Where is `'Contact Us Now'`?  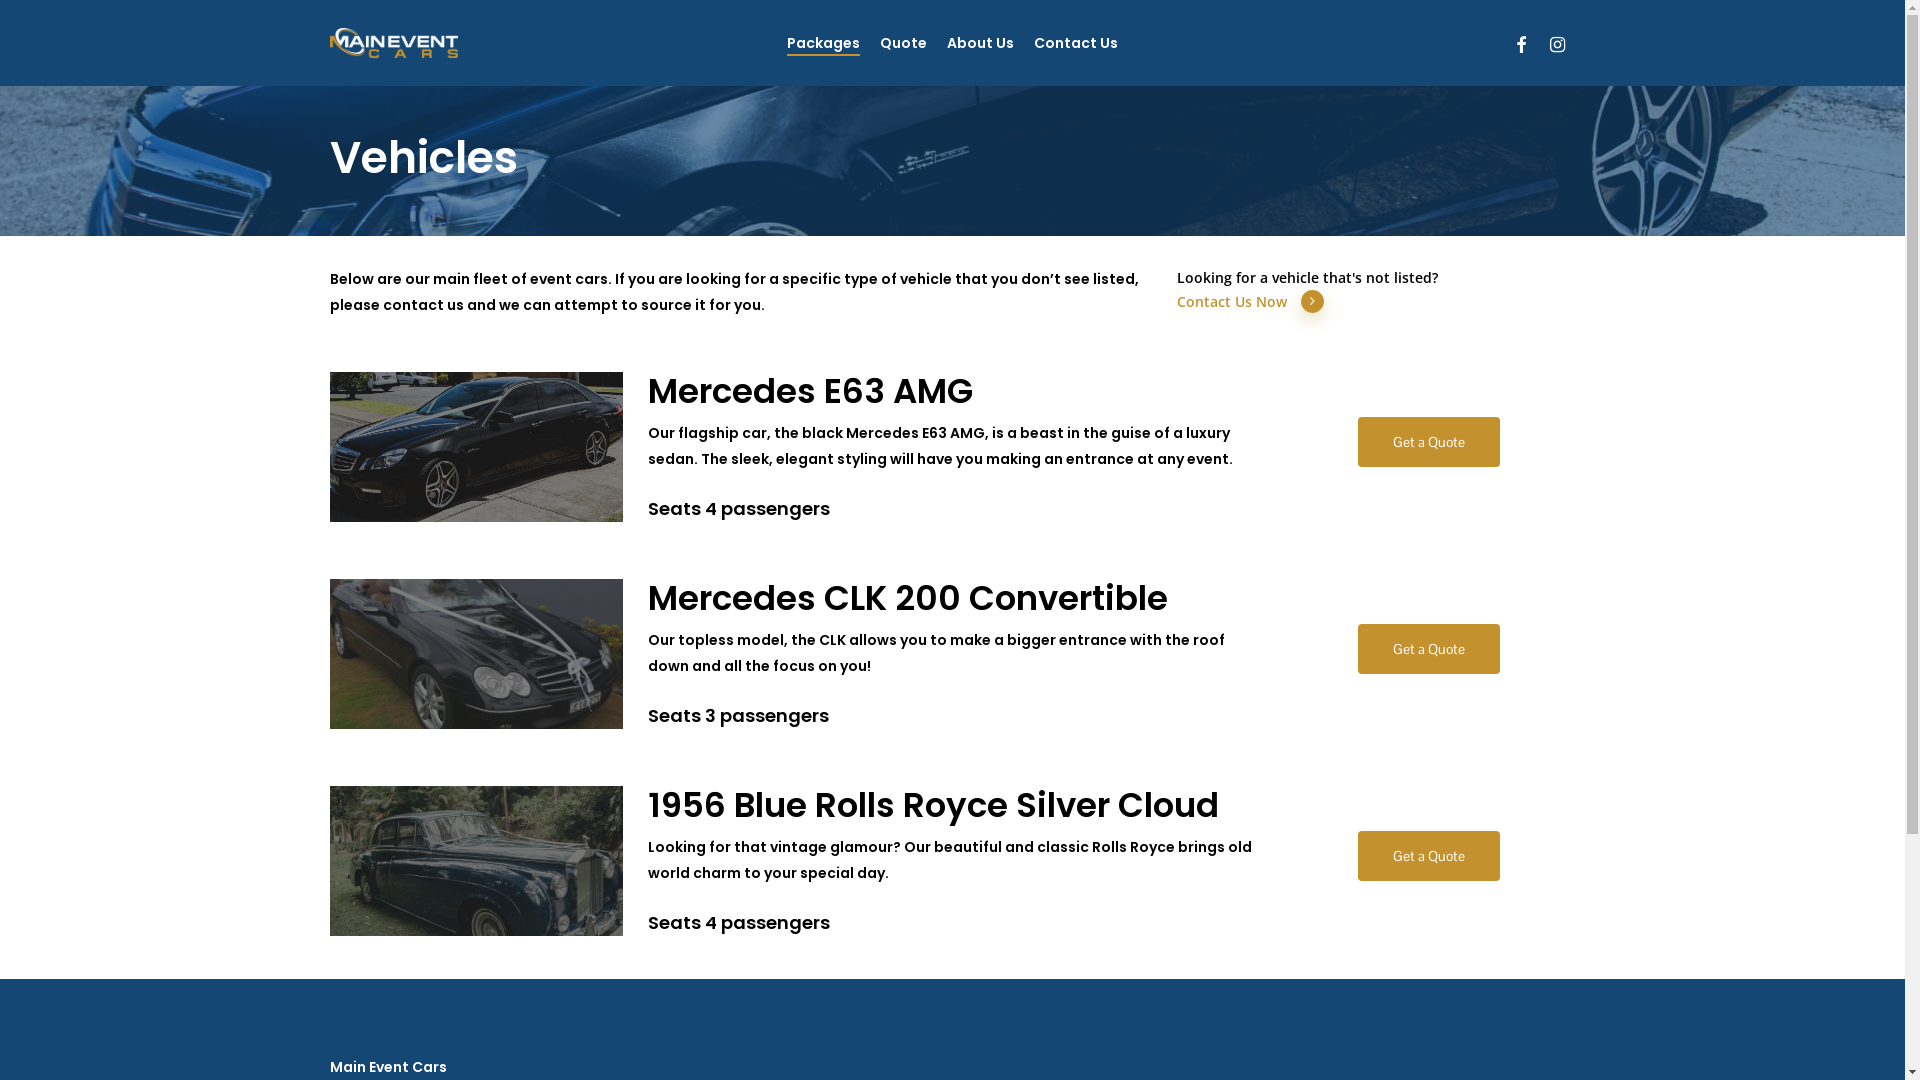 'Contact Us Now' is located at coordinates (1250, 301).